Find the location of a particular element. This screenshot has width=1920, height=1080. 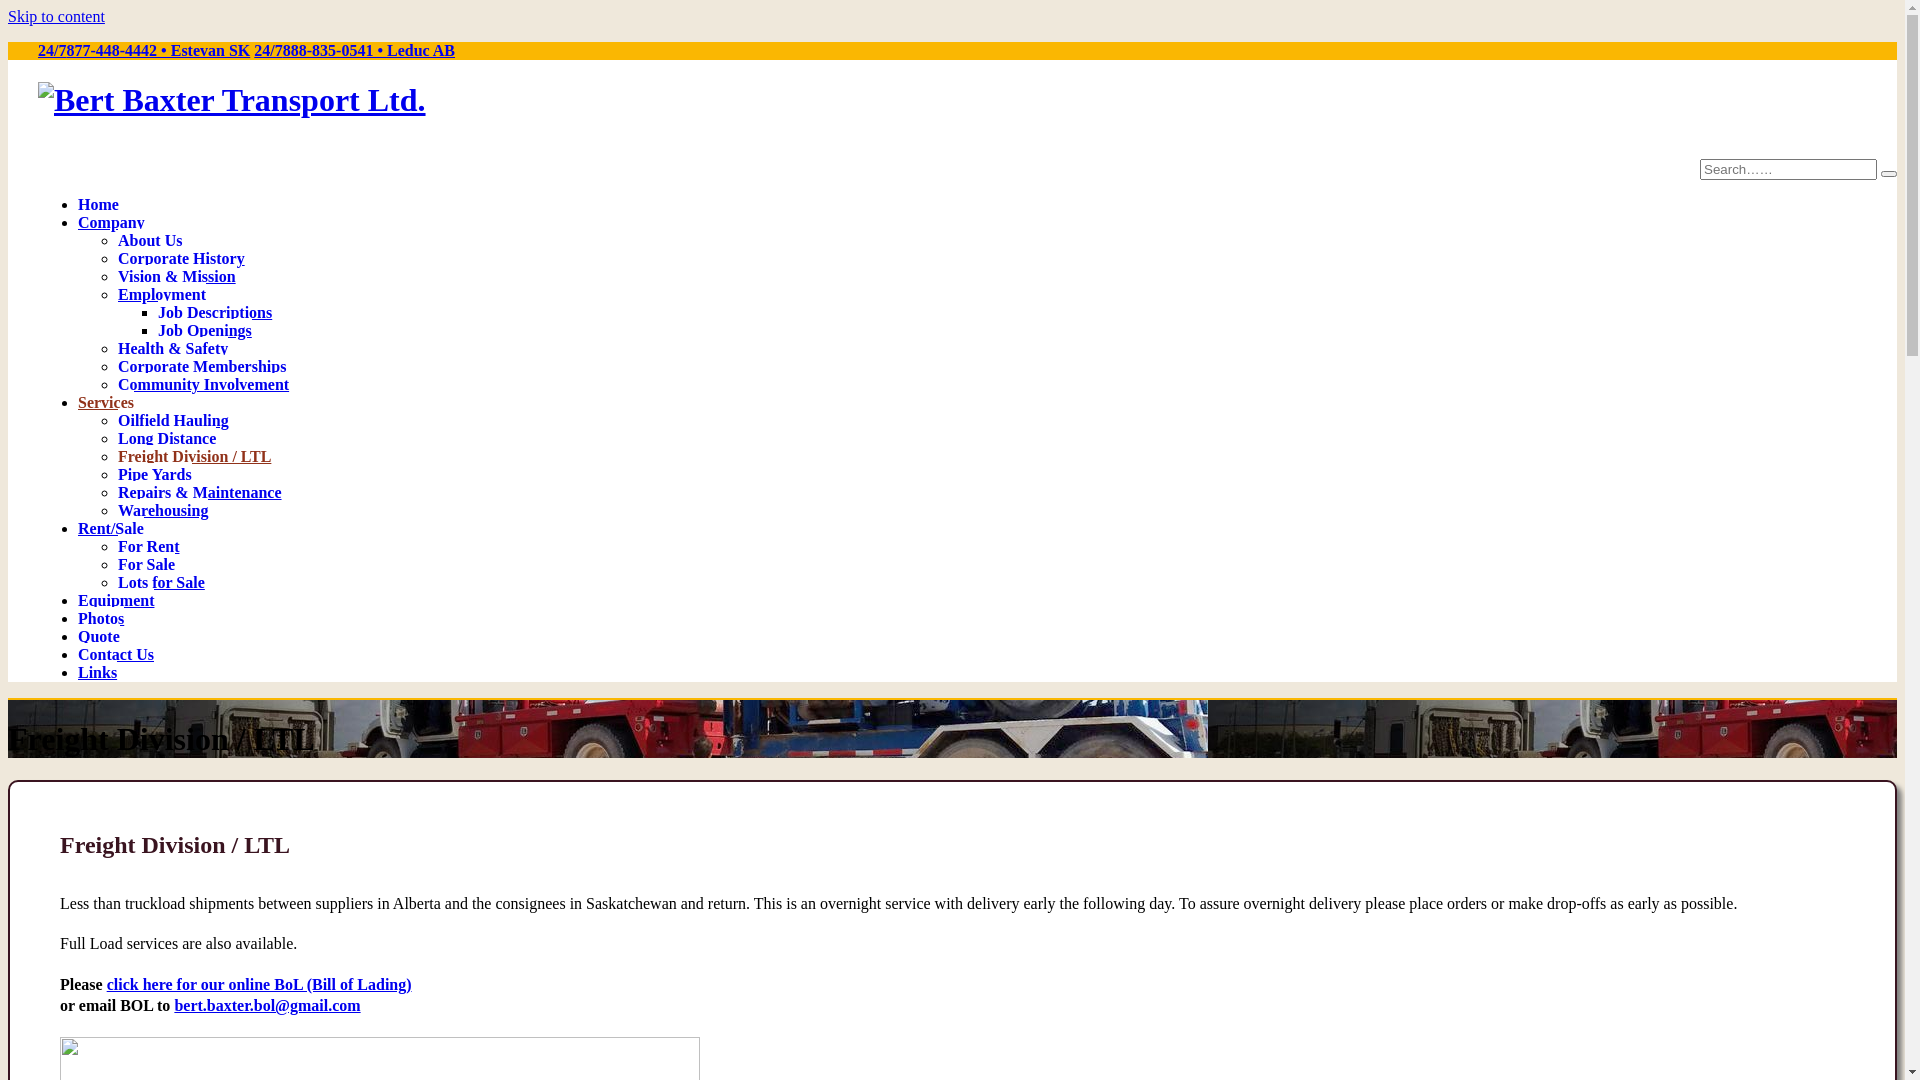

'bert.baxter.bol@gmail.com' is located at coordinates (266, 1005).